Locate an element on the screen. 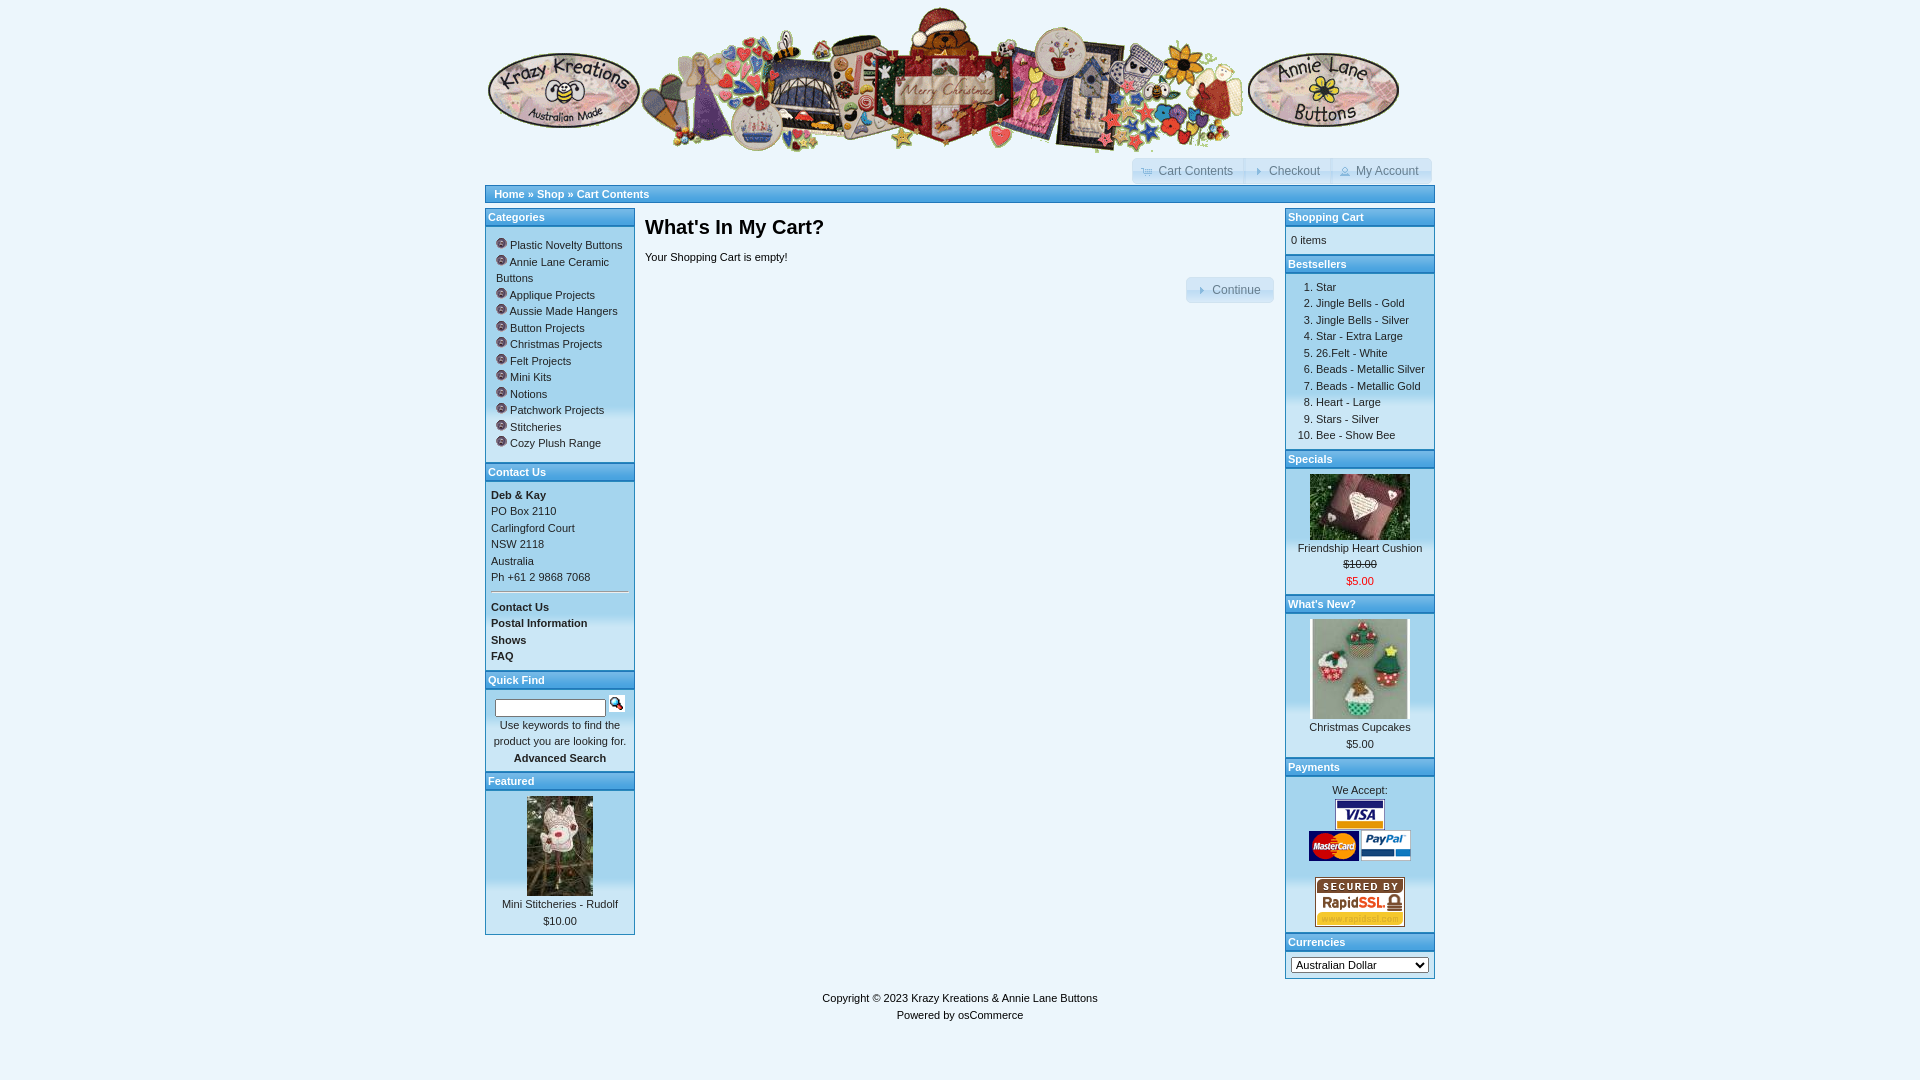 Image resolution: width=1920 pixels, height=1080 pixels. 'Shop' is located at coordinates (551, 193).